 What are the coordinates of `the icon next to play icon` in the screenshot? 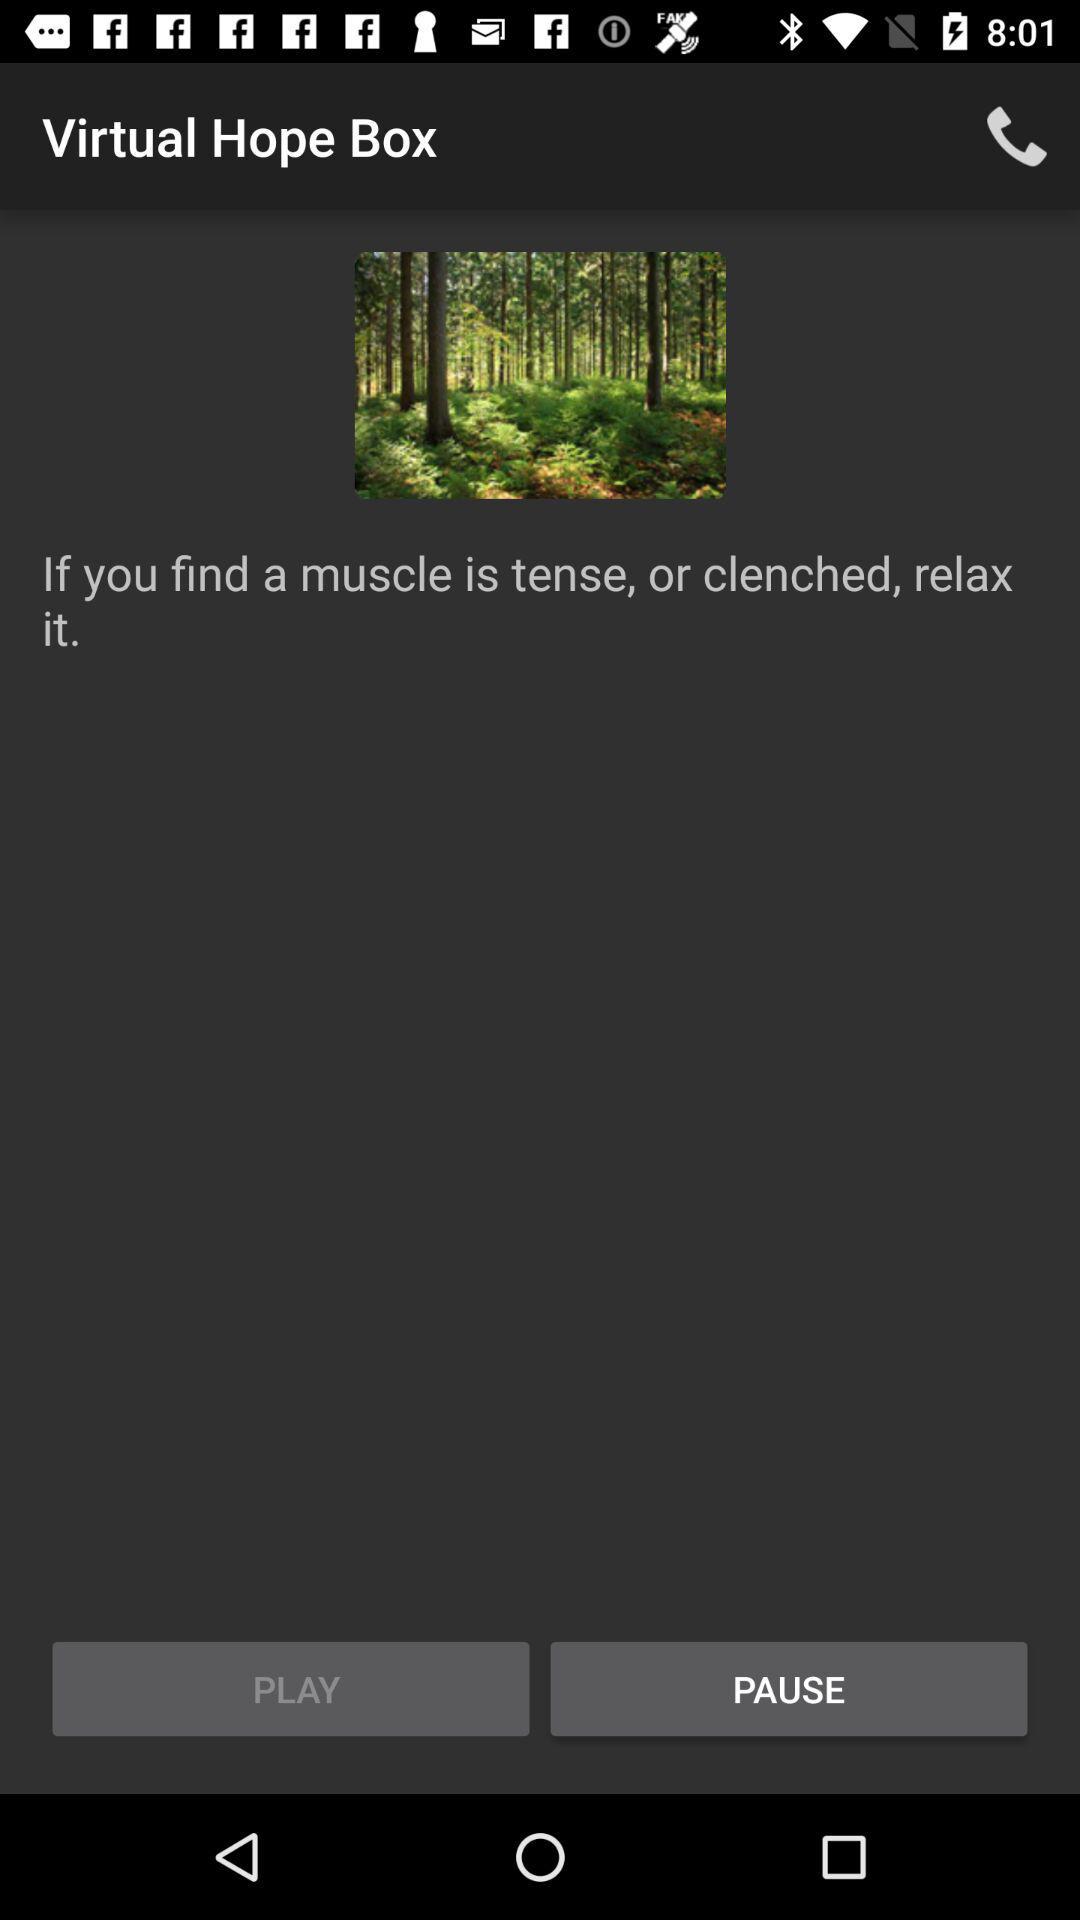 It's located at (788, 1688).